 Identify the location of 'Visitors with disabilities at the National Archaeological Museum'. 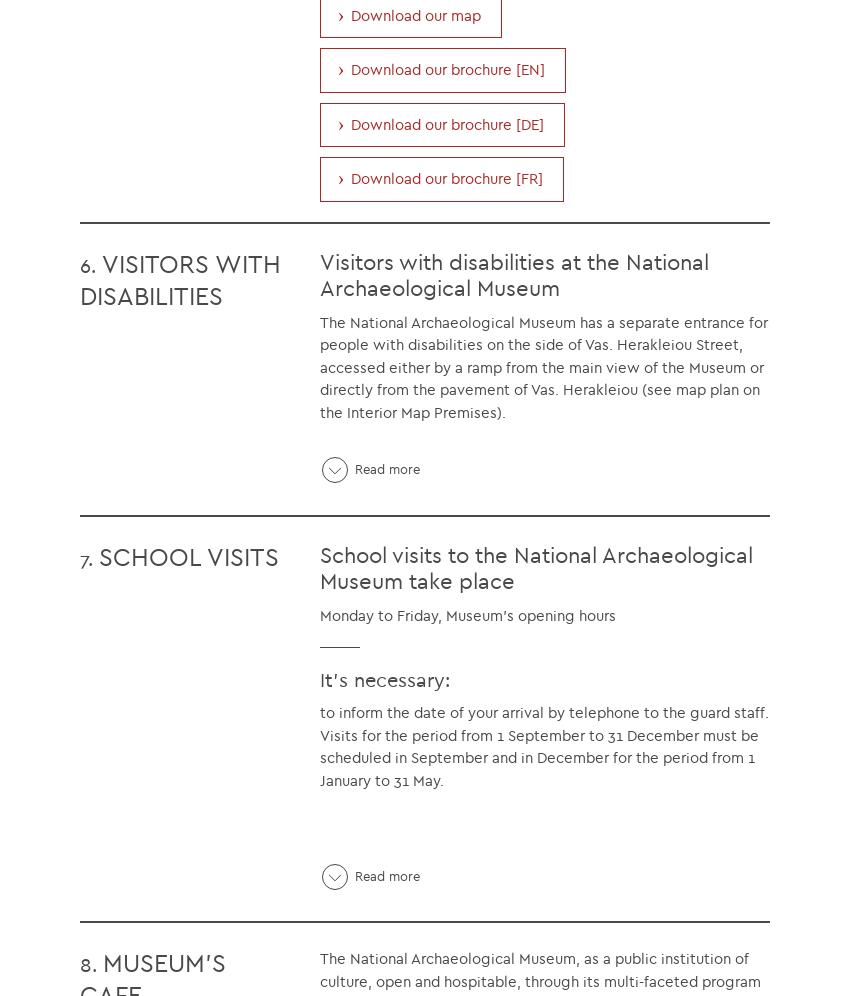
(513, 274).